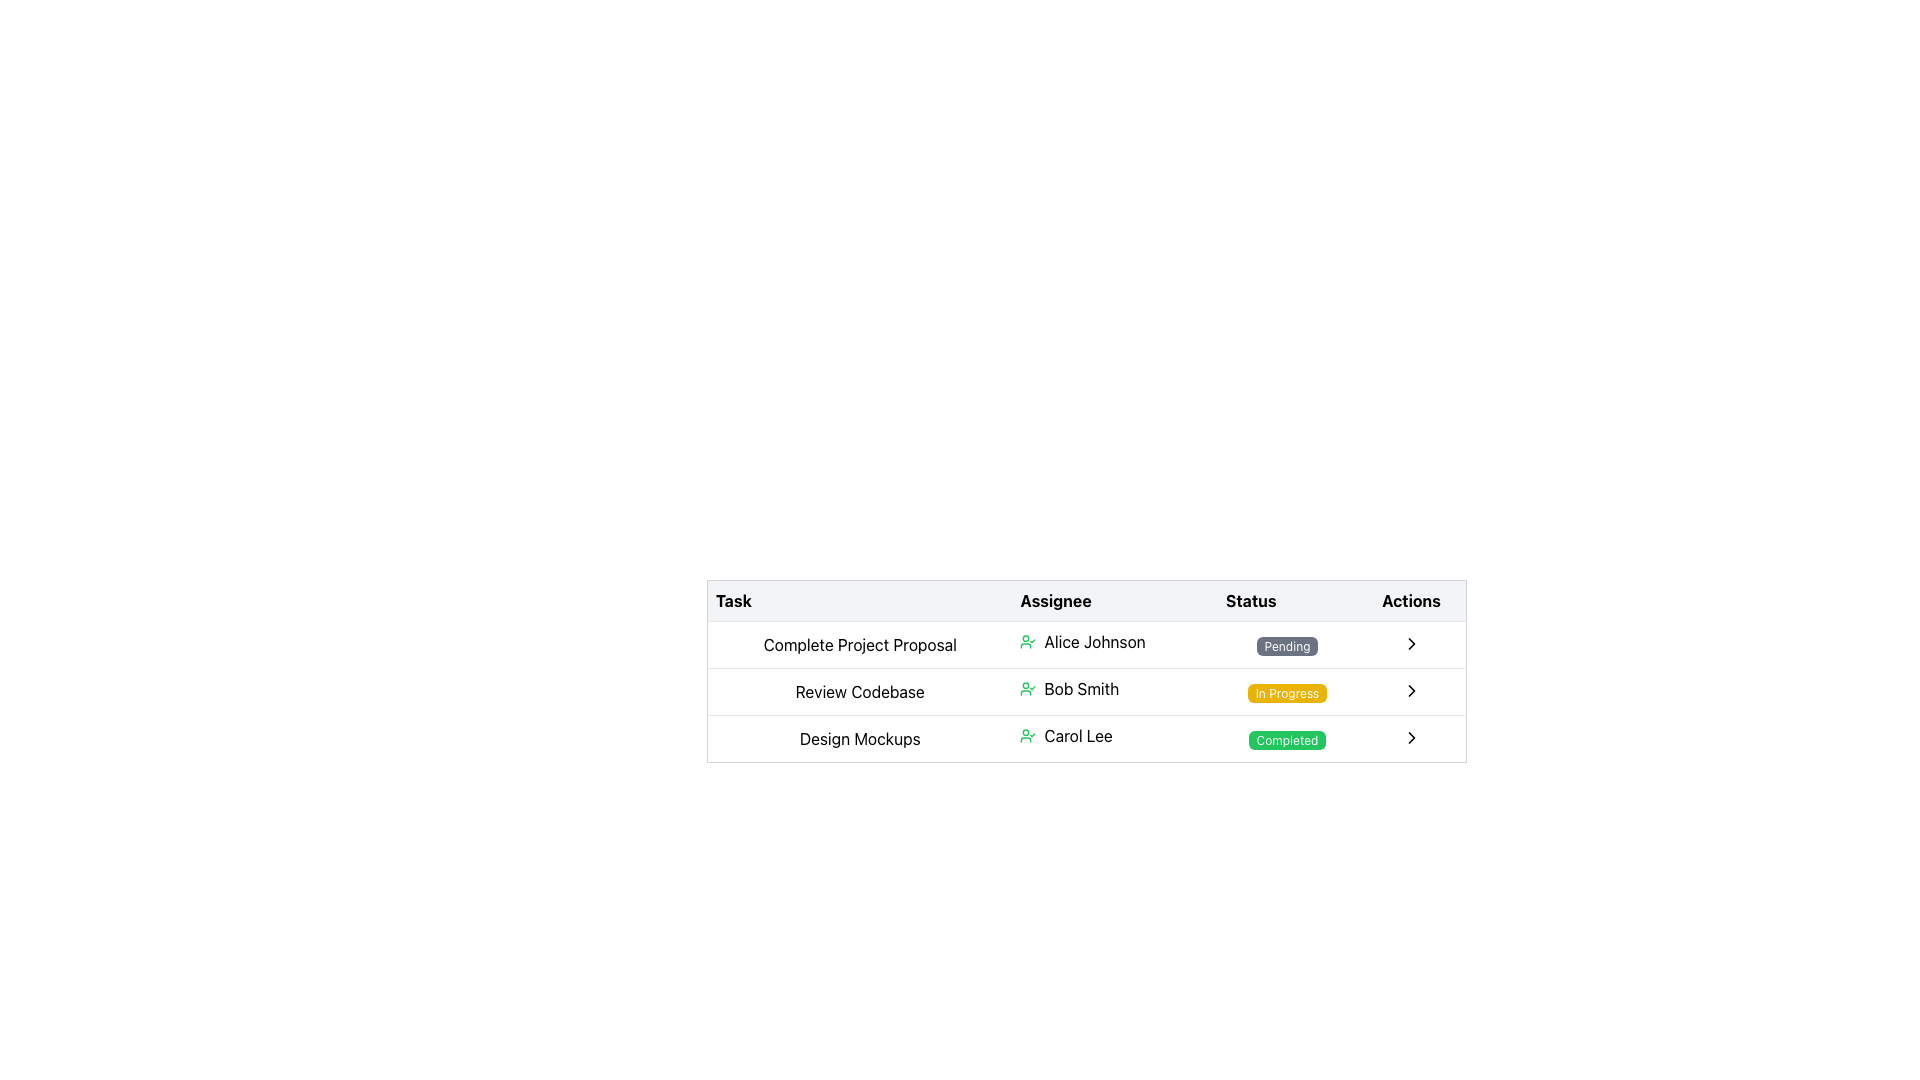  What do you see at coordinates (1410, 644) in the screenshot?
I see `the button located in the far-right column of the table under the 'Actions' header for the first row corresponding to 'Complete Project Proposal'` at bounding box center [1410, 644].